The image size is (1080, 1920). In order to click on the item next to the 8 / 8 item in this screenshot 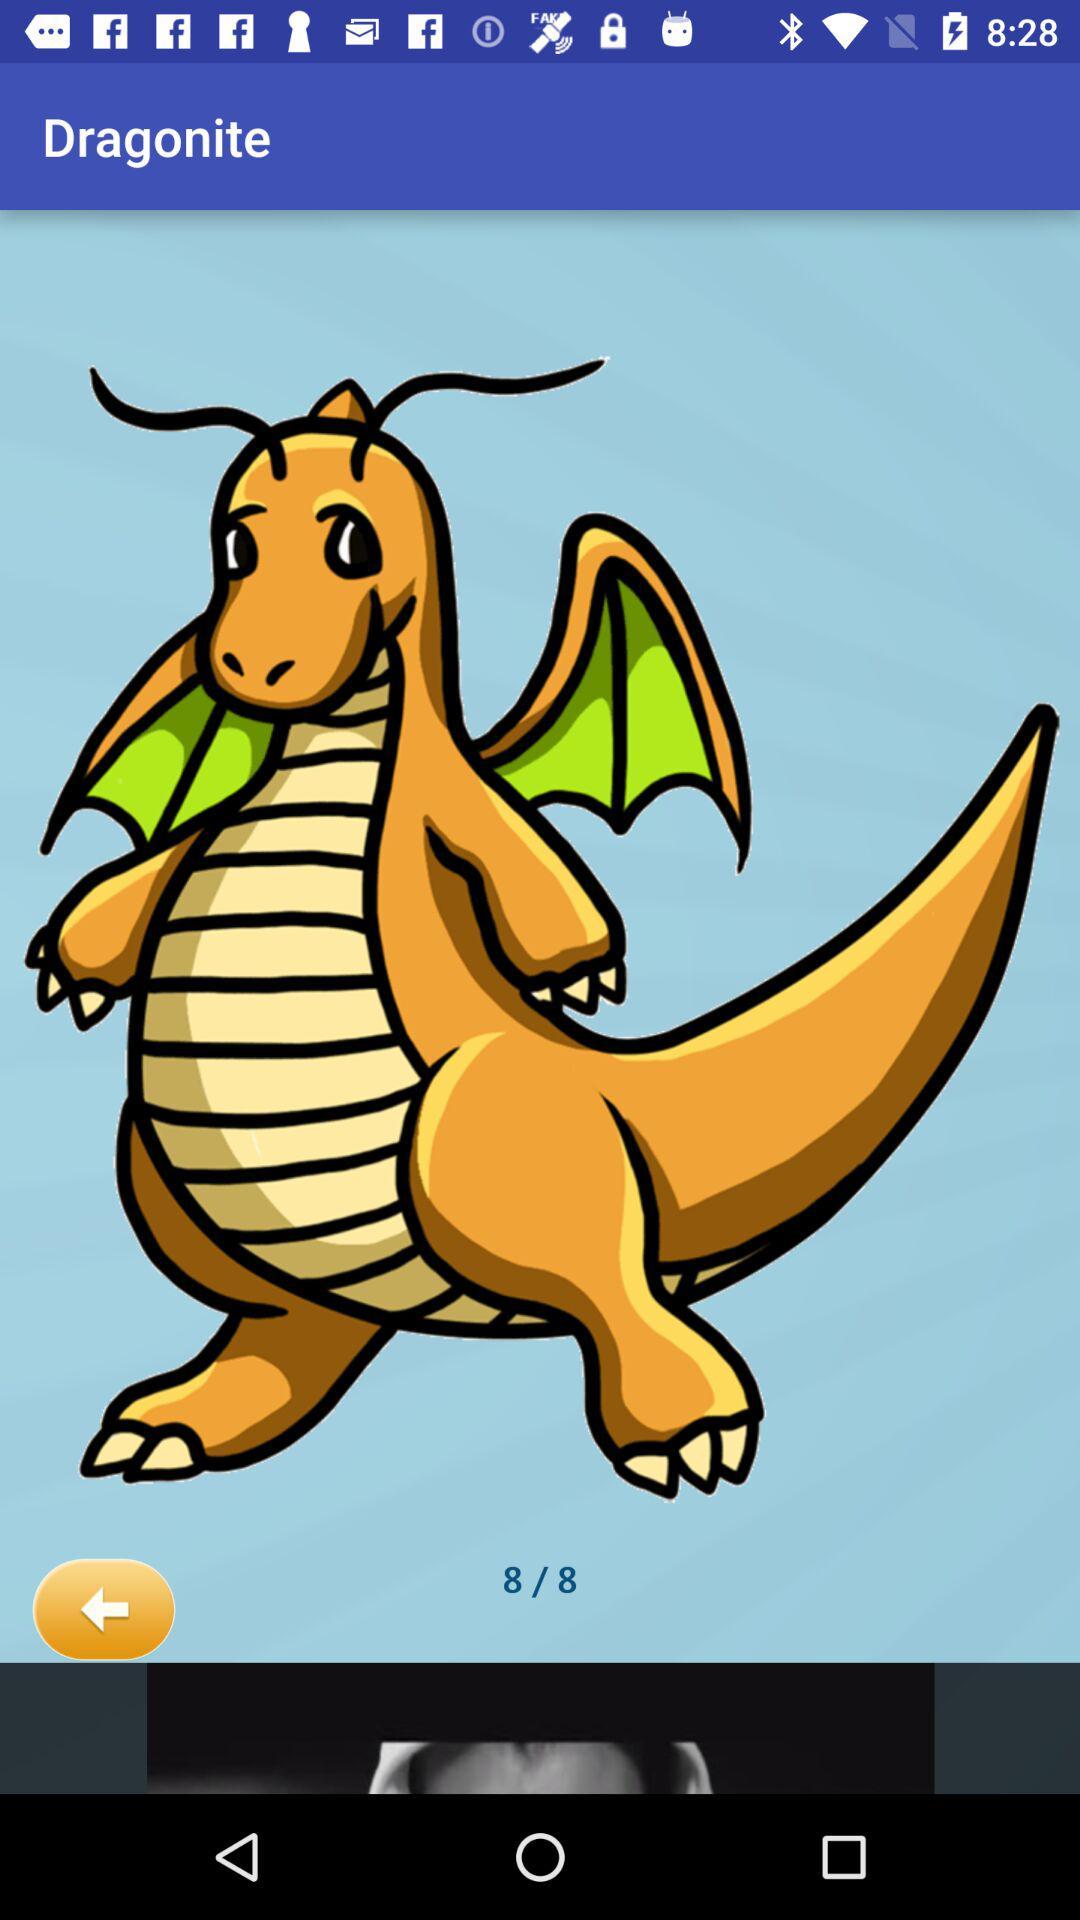, I will do `click(103, 1610)`.